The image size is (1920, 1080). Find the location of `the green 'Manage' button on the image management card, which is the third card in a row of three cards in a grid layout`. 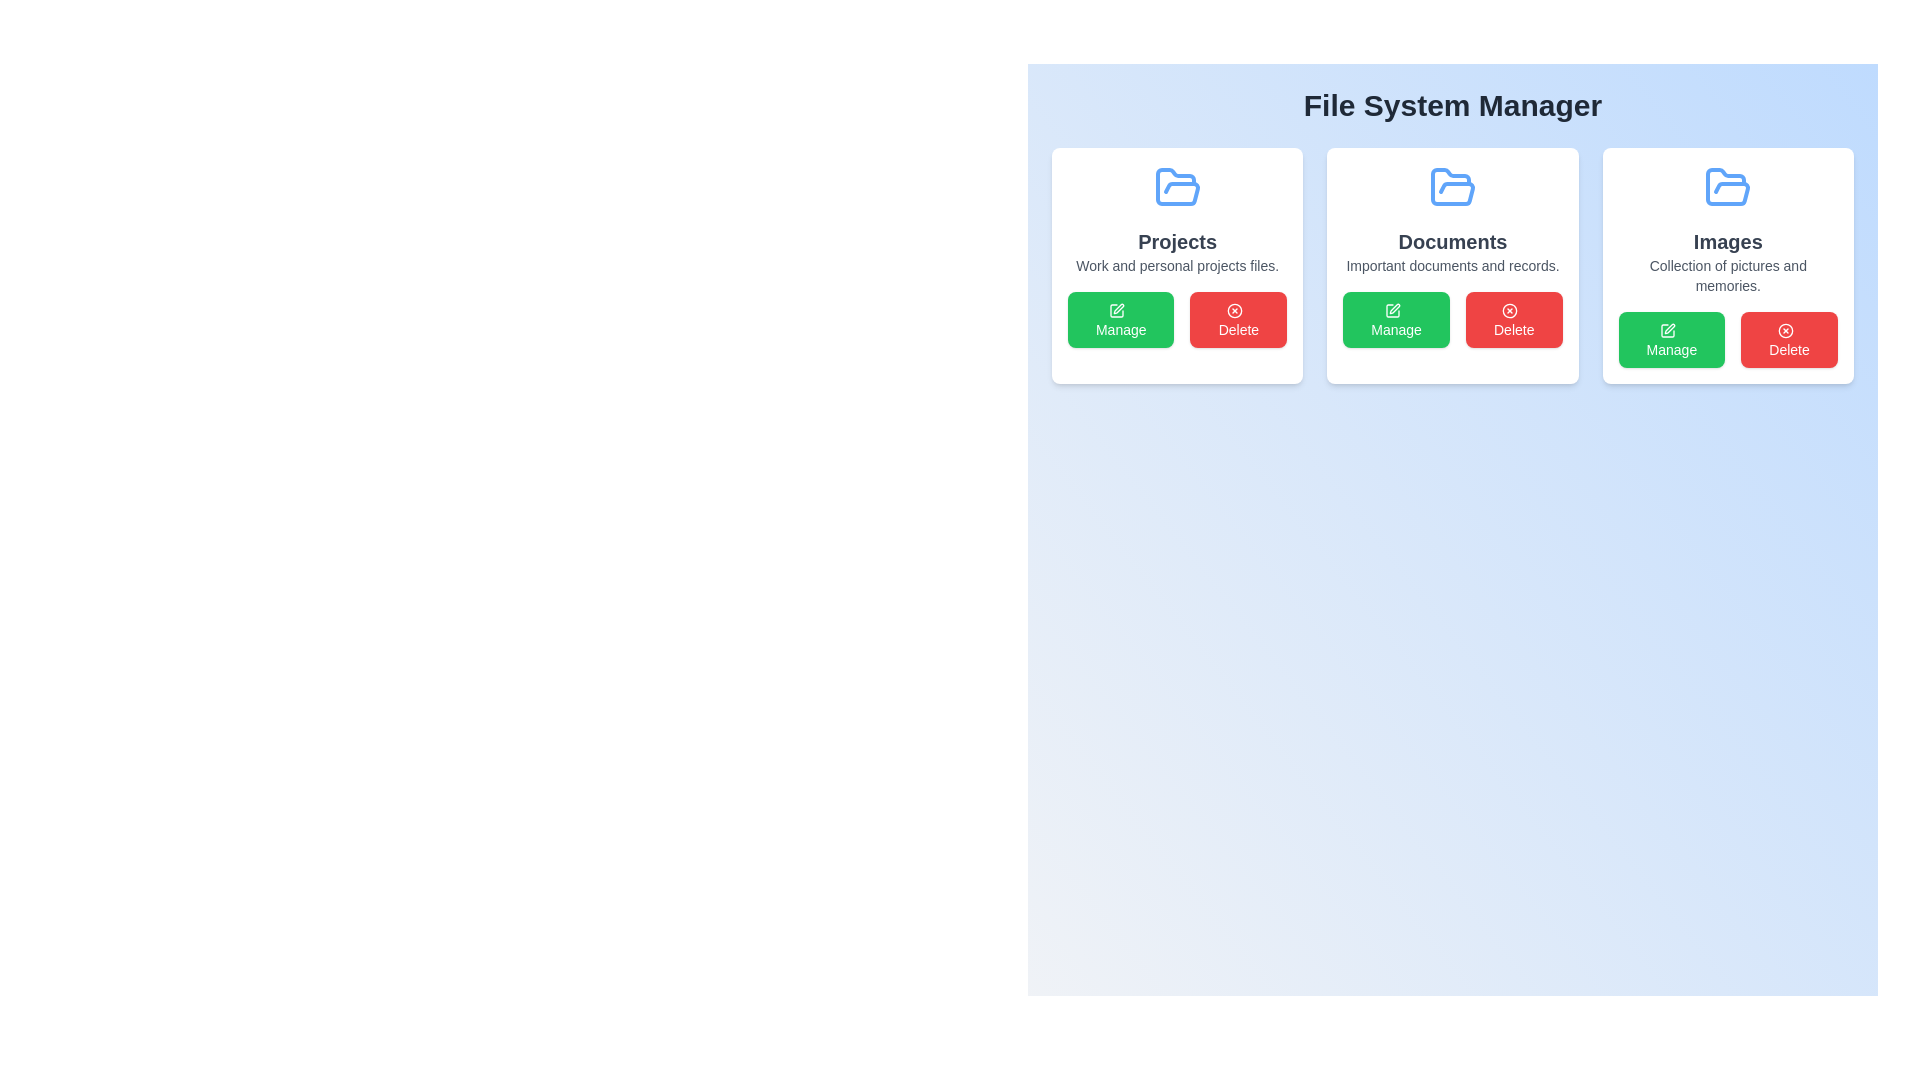

the green 'Manage' button on the image management card, which is the third card in a row of three cards in a grid layout is located at coordinates (1727, 265).